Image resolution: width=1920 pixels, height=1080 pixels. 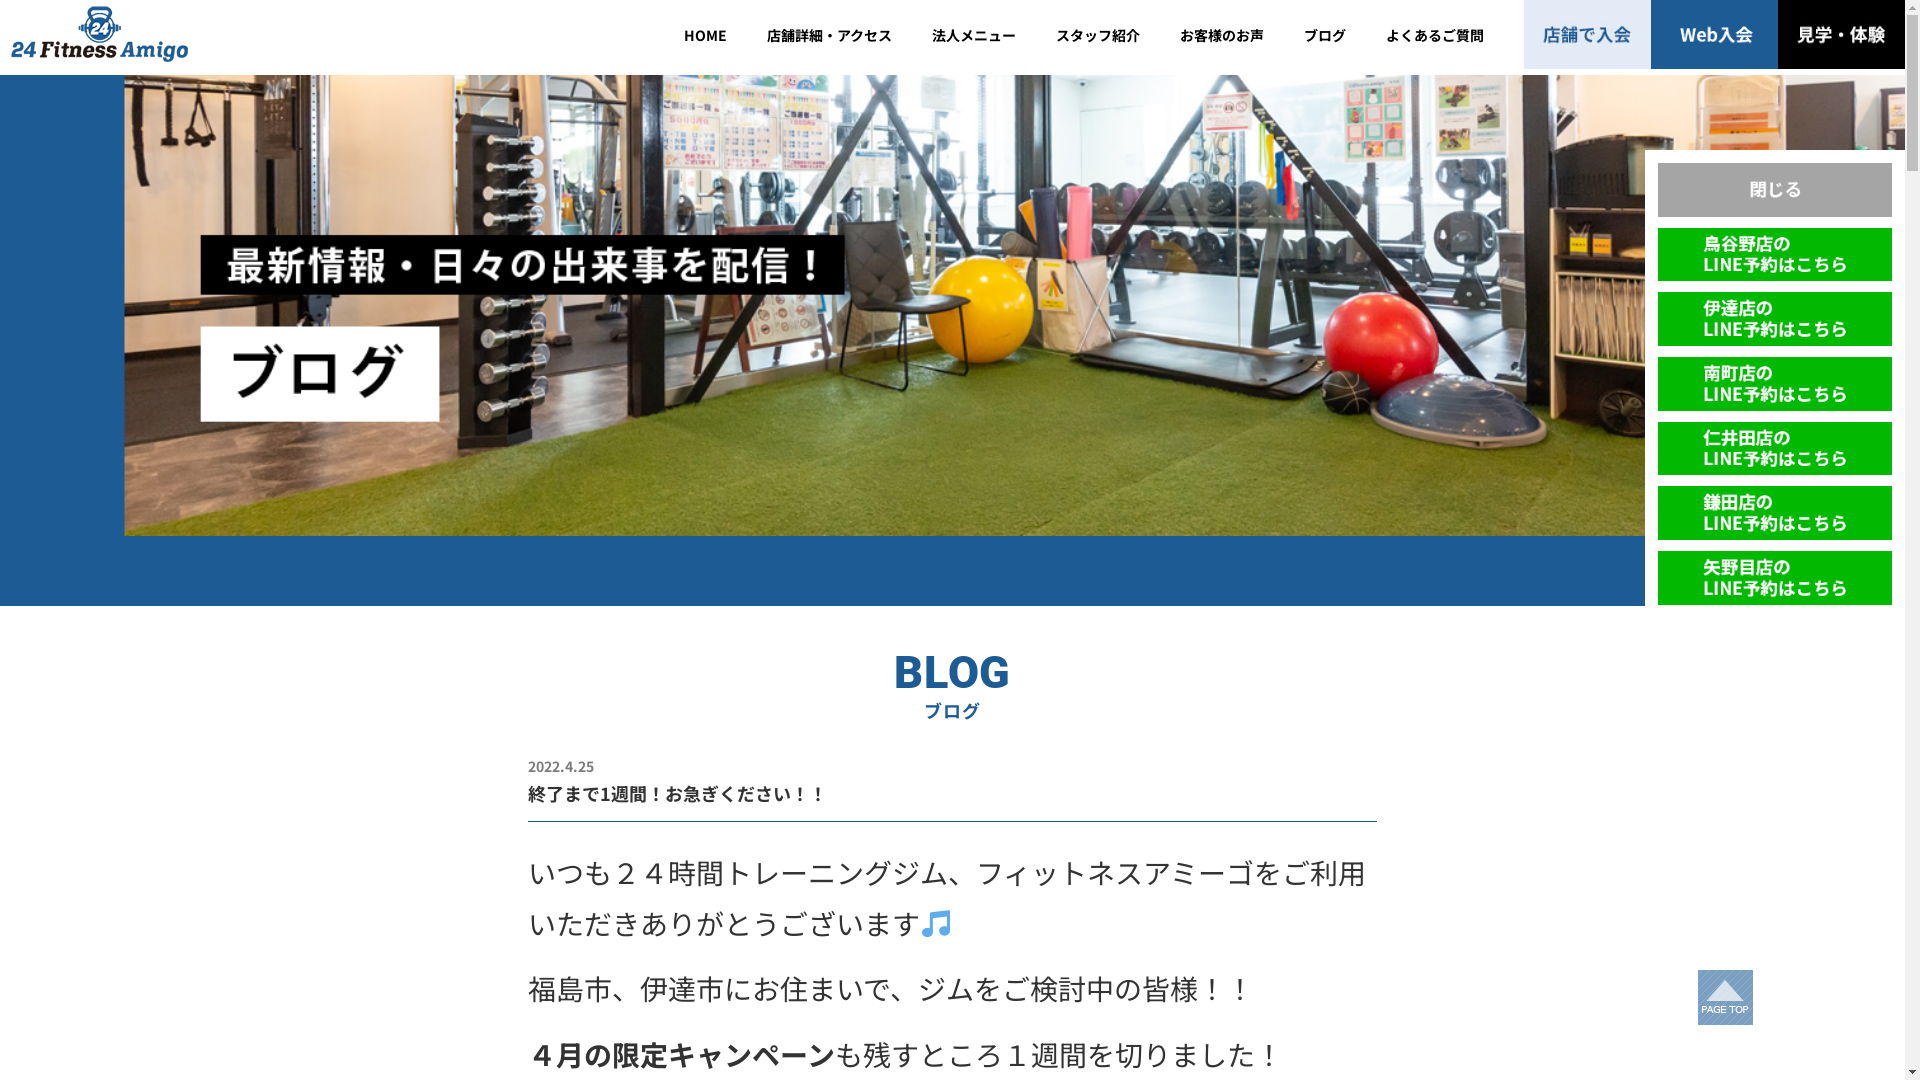 What do you see at coordinates (705, 34) in the screenshot?
I see `'HOME'` at bounding box center [705, 34].